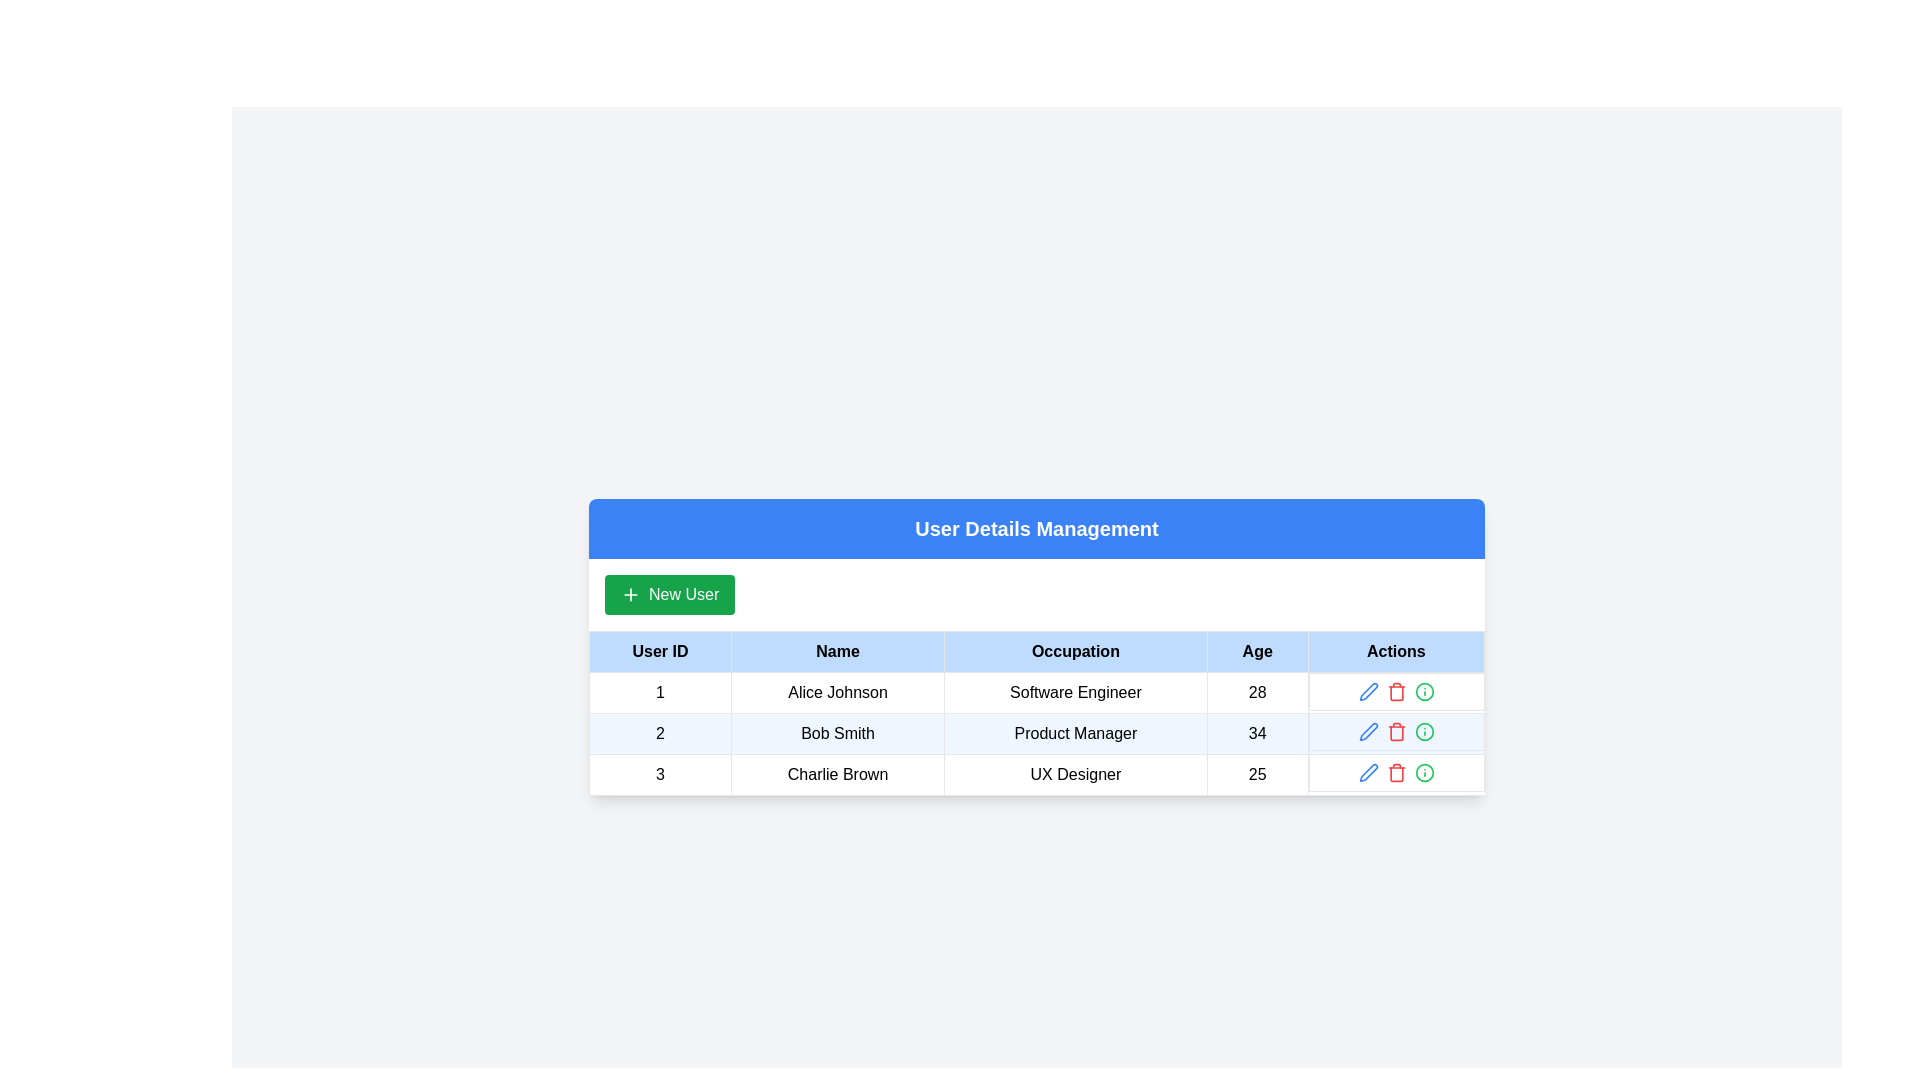  Describe the element at coordinates (1423, 771) in the screenshot. I see `the icon button located` at that location.